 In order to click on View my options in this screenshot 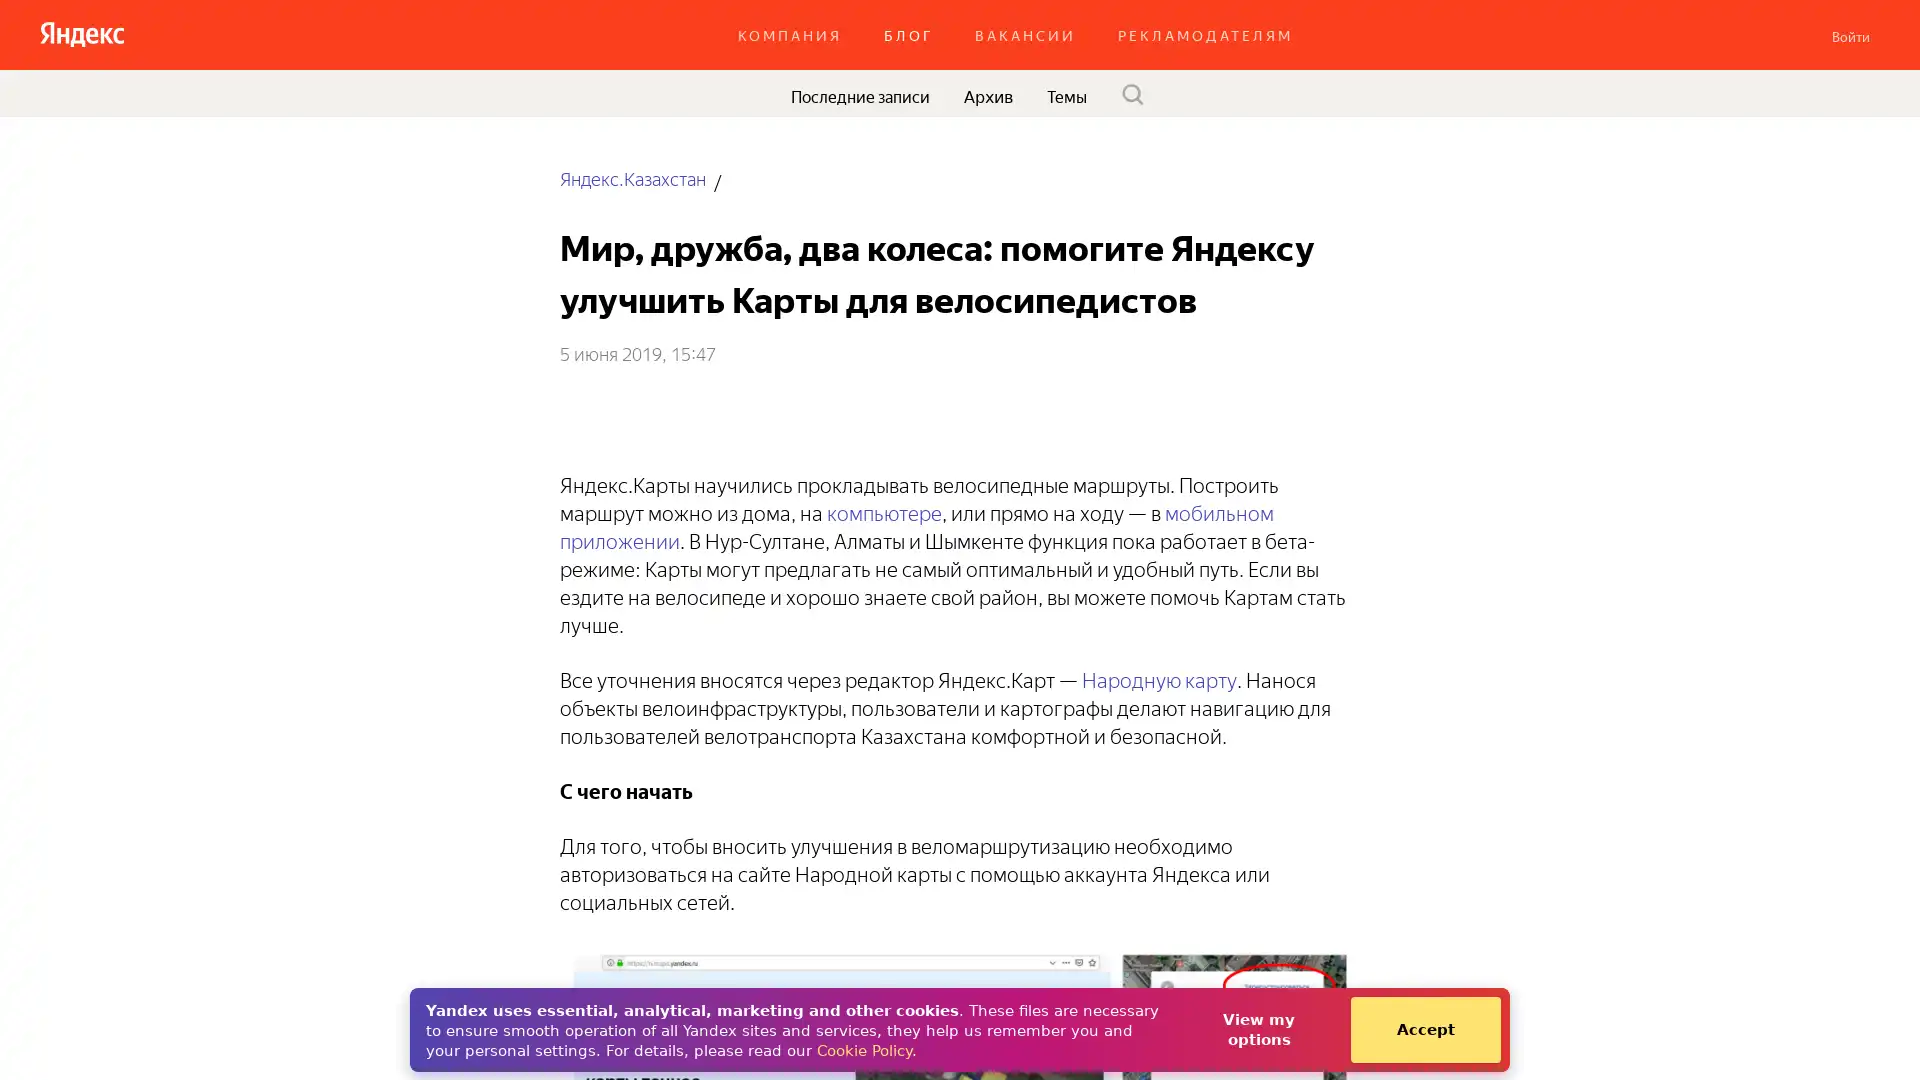, I will do `click(1257, 1029)`.